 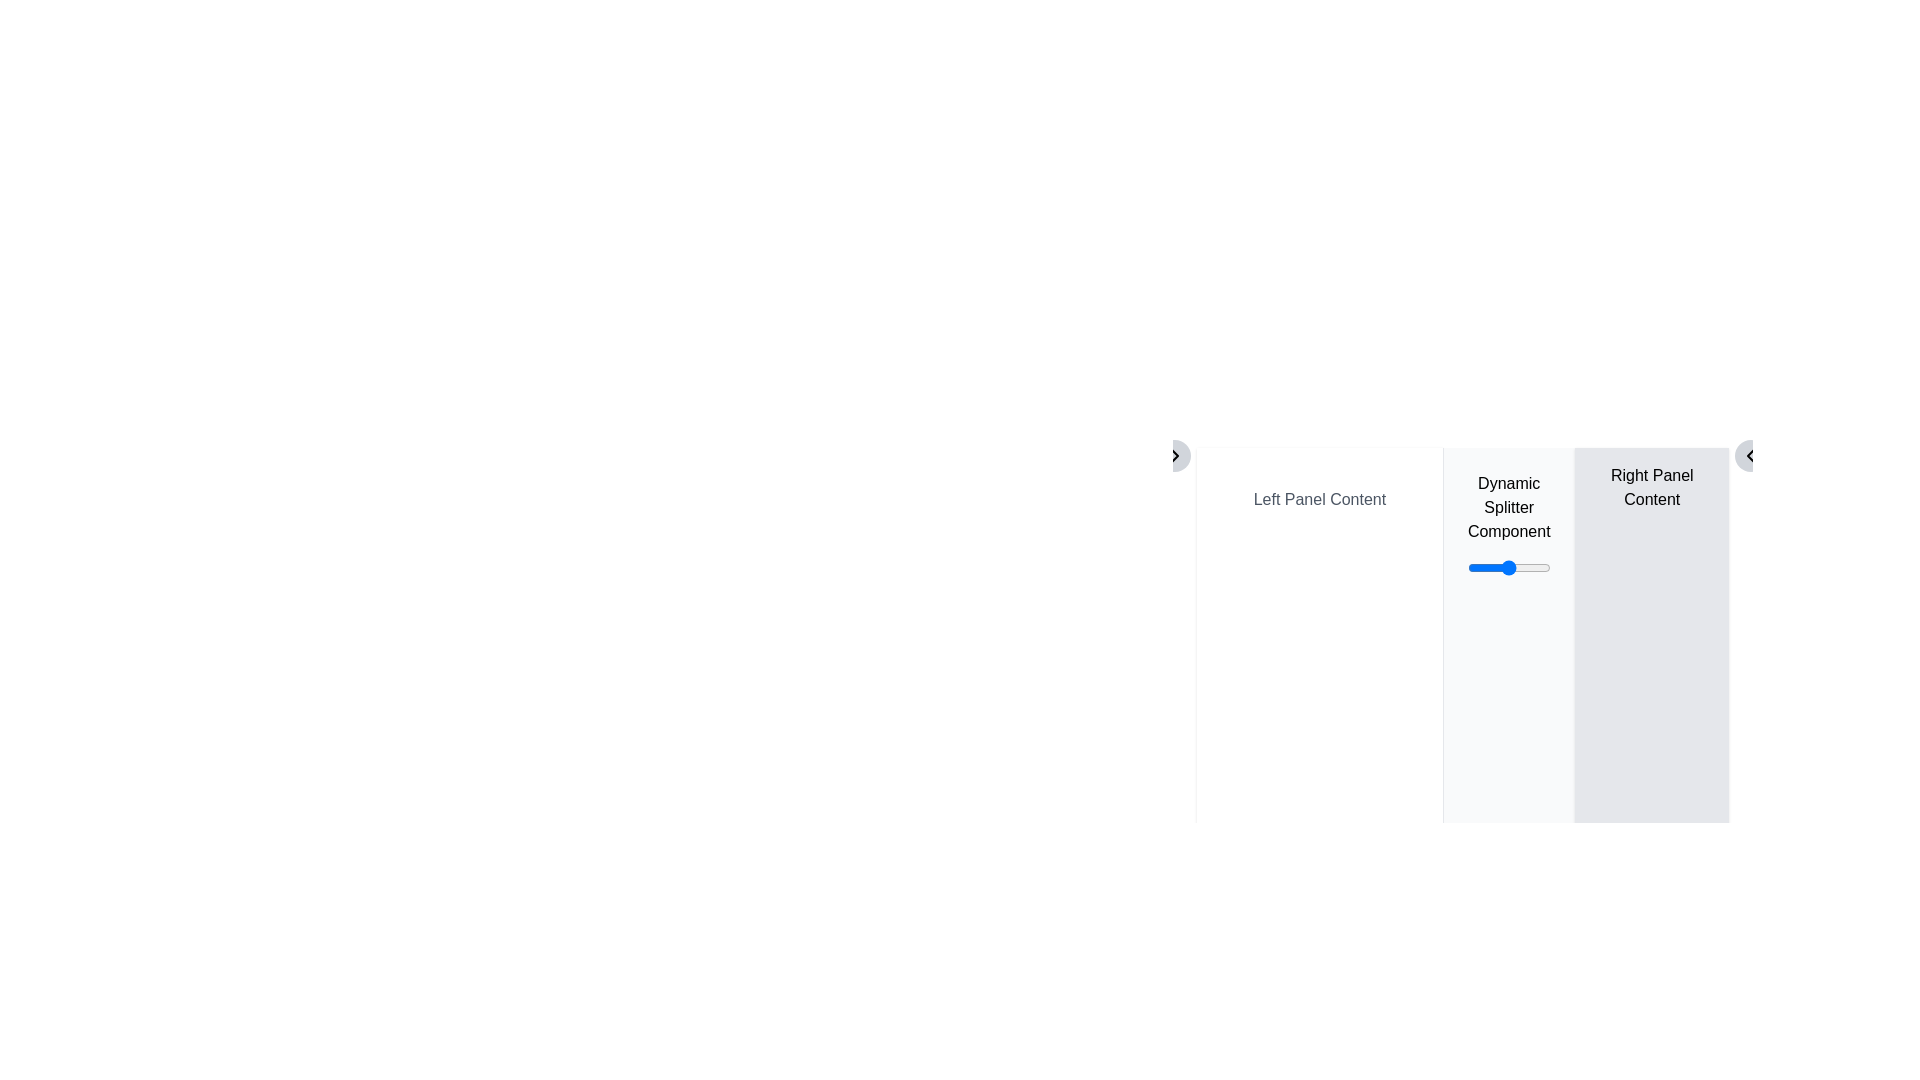 I want to click on the slider value, so click(x=1519, y=567).